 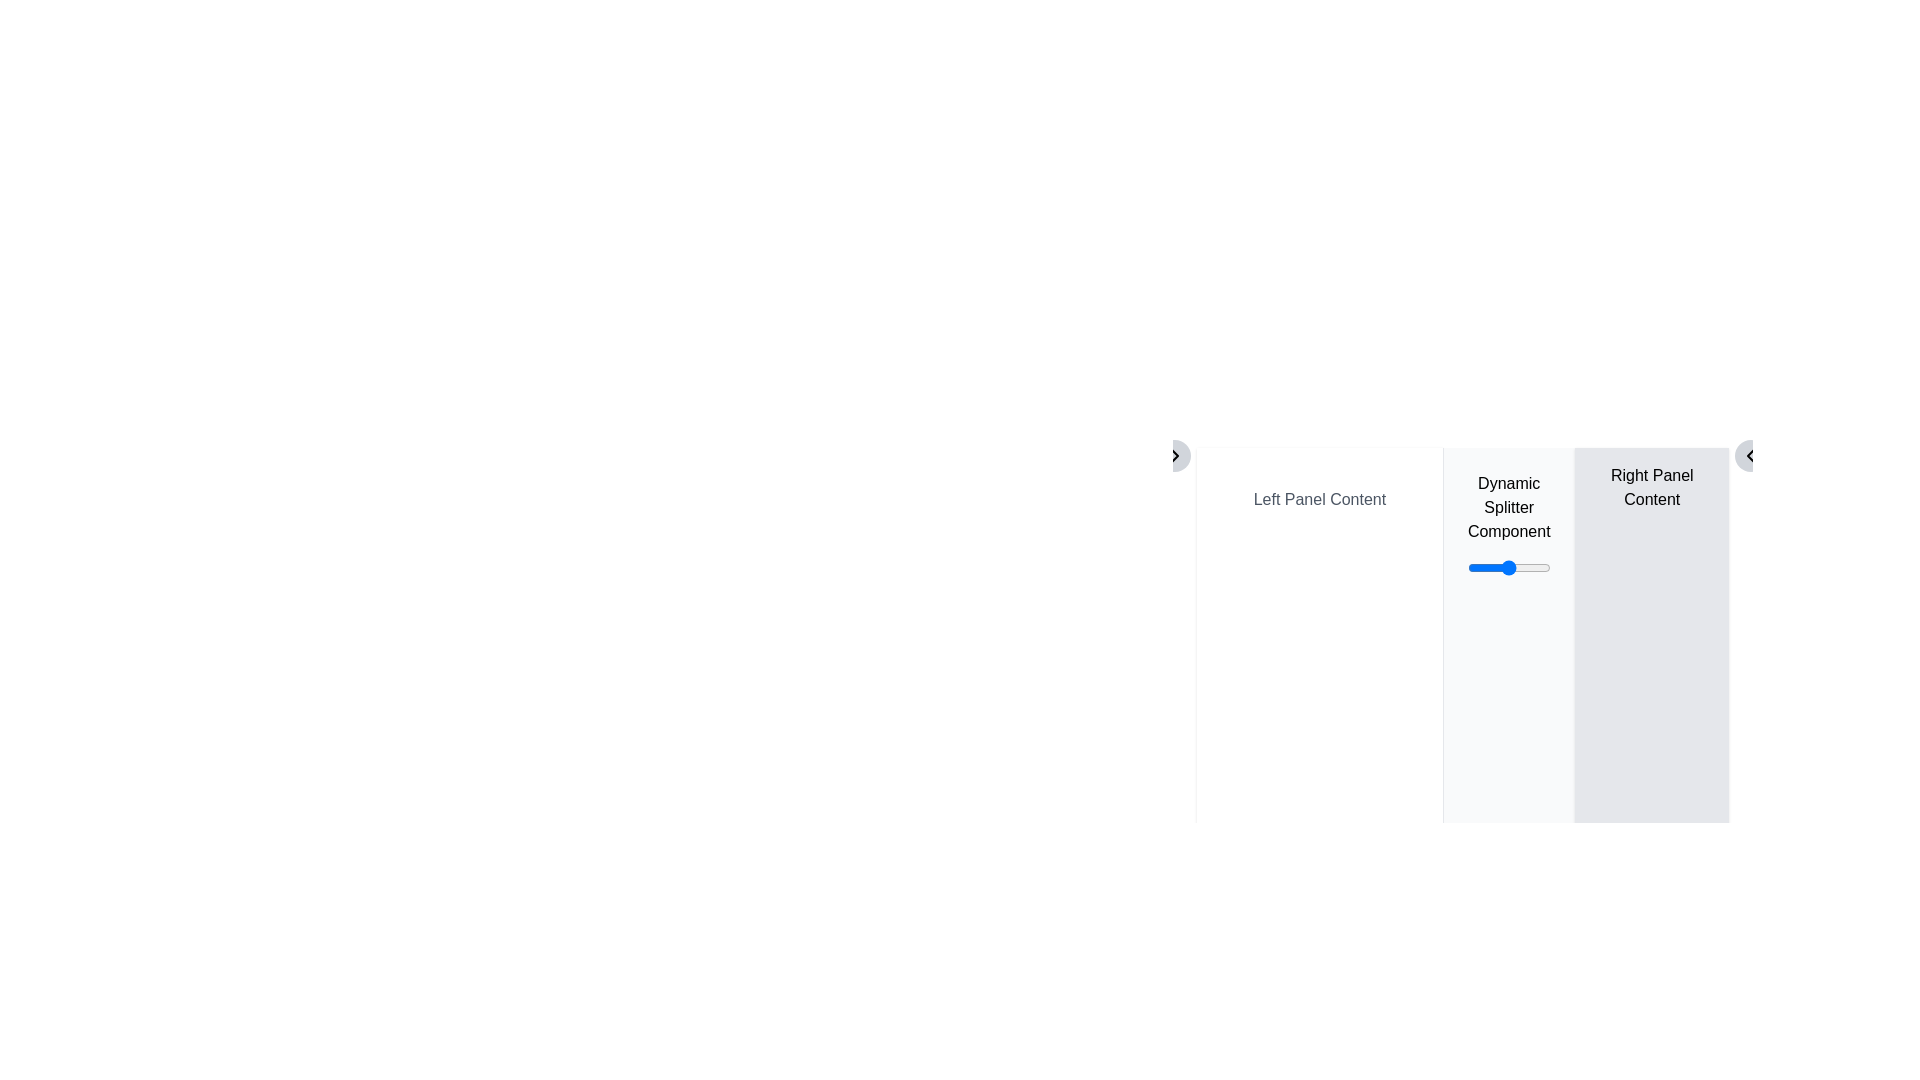 I want to click on the slider value, so click(x=1519, y=567).